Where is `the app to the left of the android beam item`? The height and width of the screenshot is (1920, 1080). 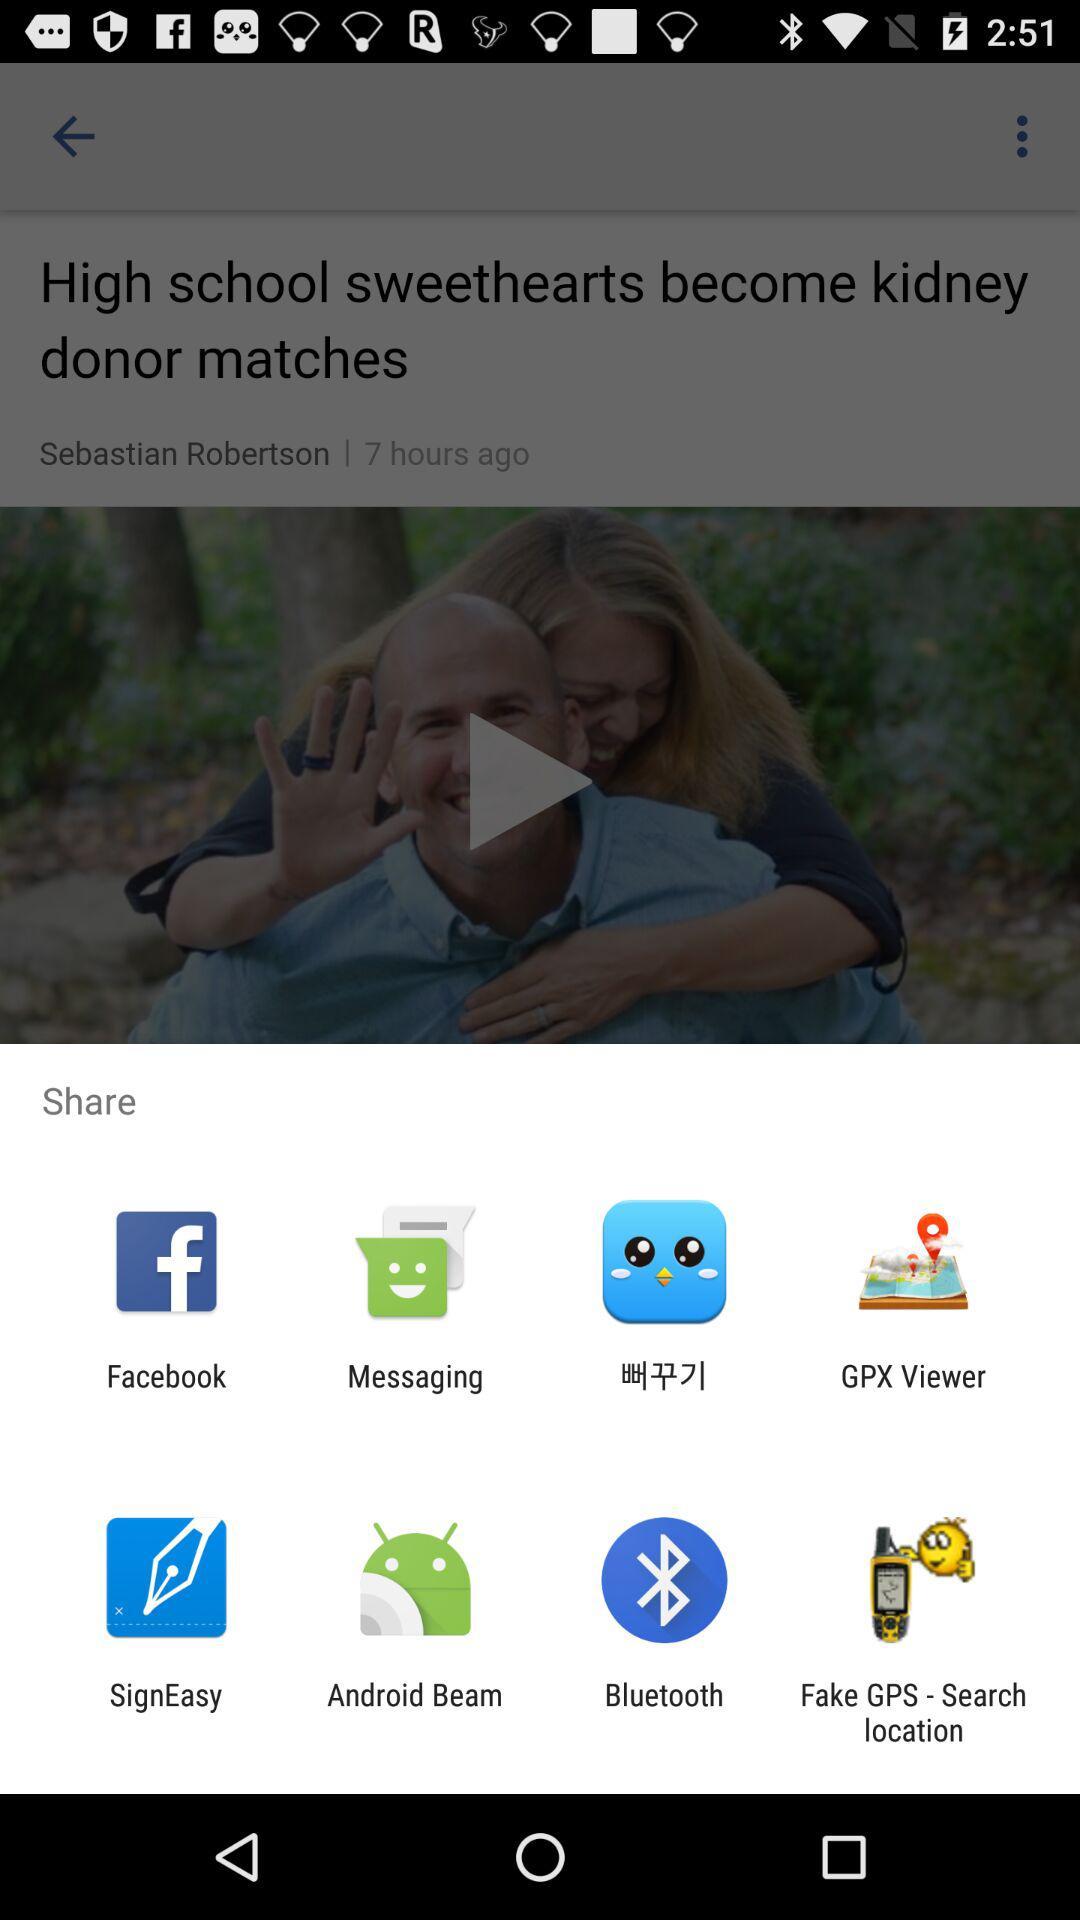
the app to the left of the android beam item is located at coordinates (165, 1711).